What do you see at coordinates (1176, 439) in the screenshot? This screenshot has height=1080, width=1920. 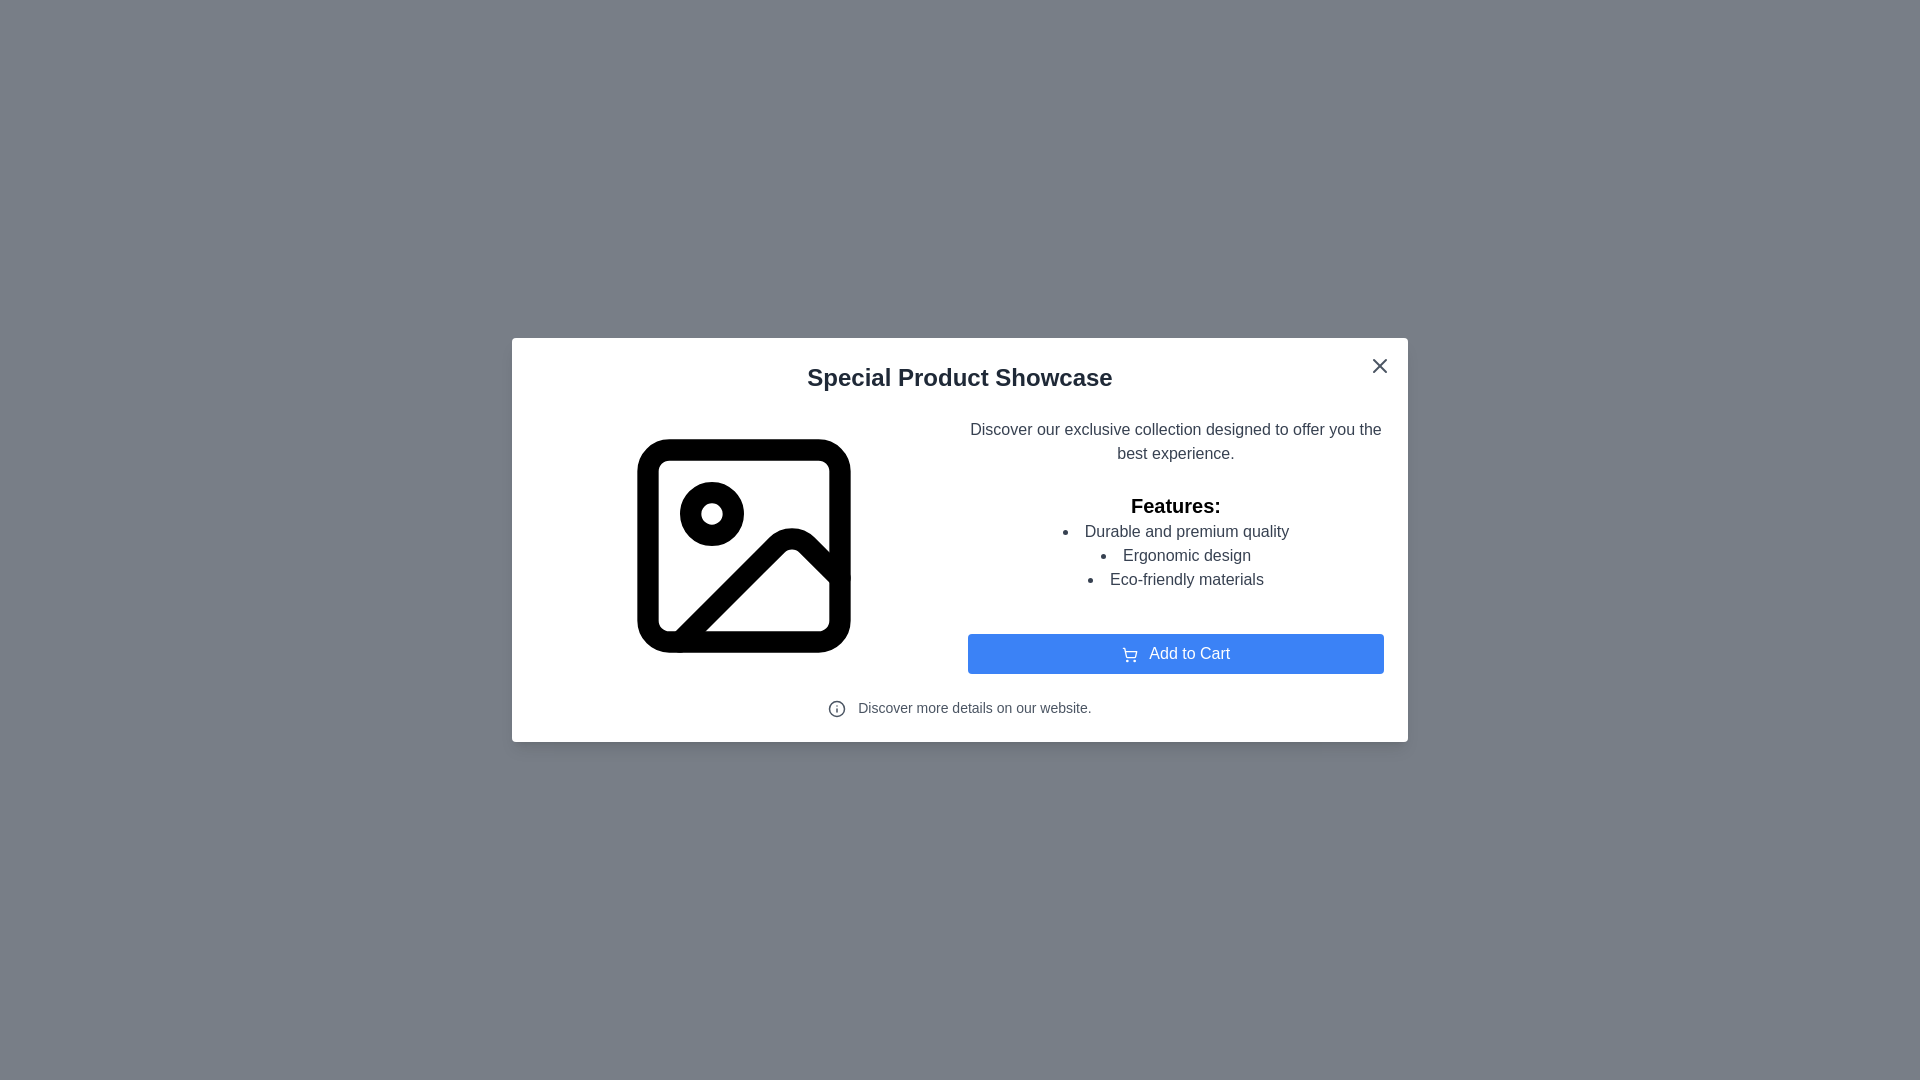 I see `the text block that contains the message 'Discover our exclusive collection designed to offer you the best experience.' positioned in the upper right section of the modal window` at bounding box center [1176, 439].